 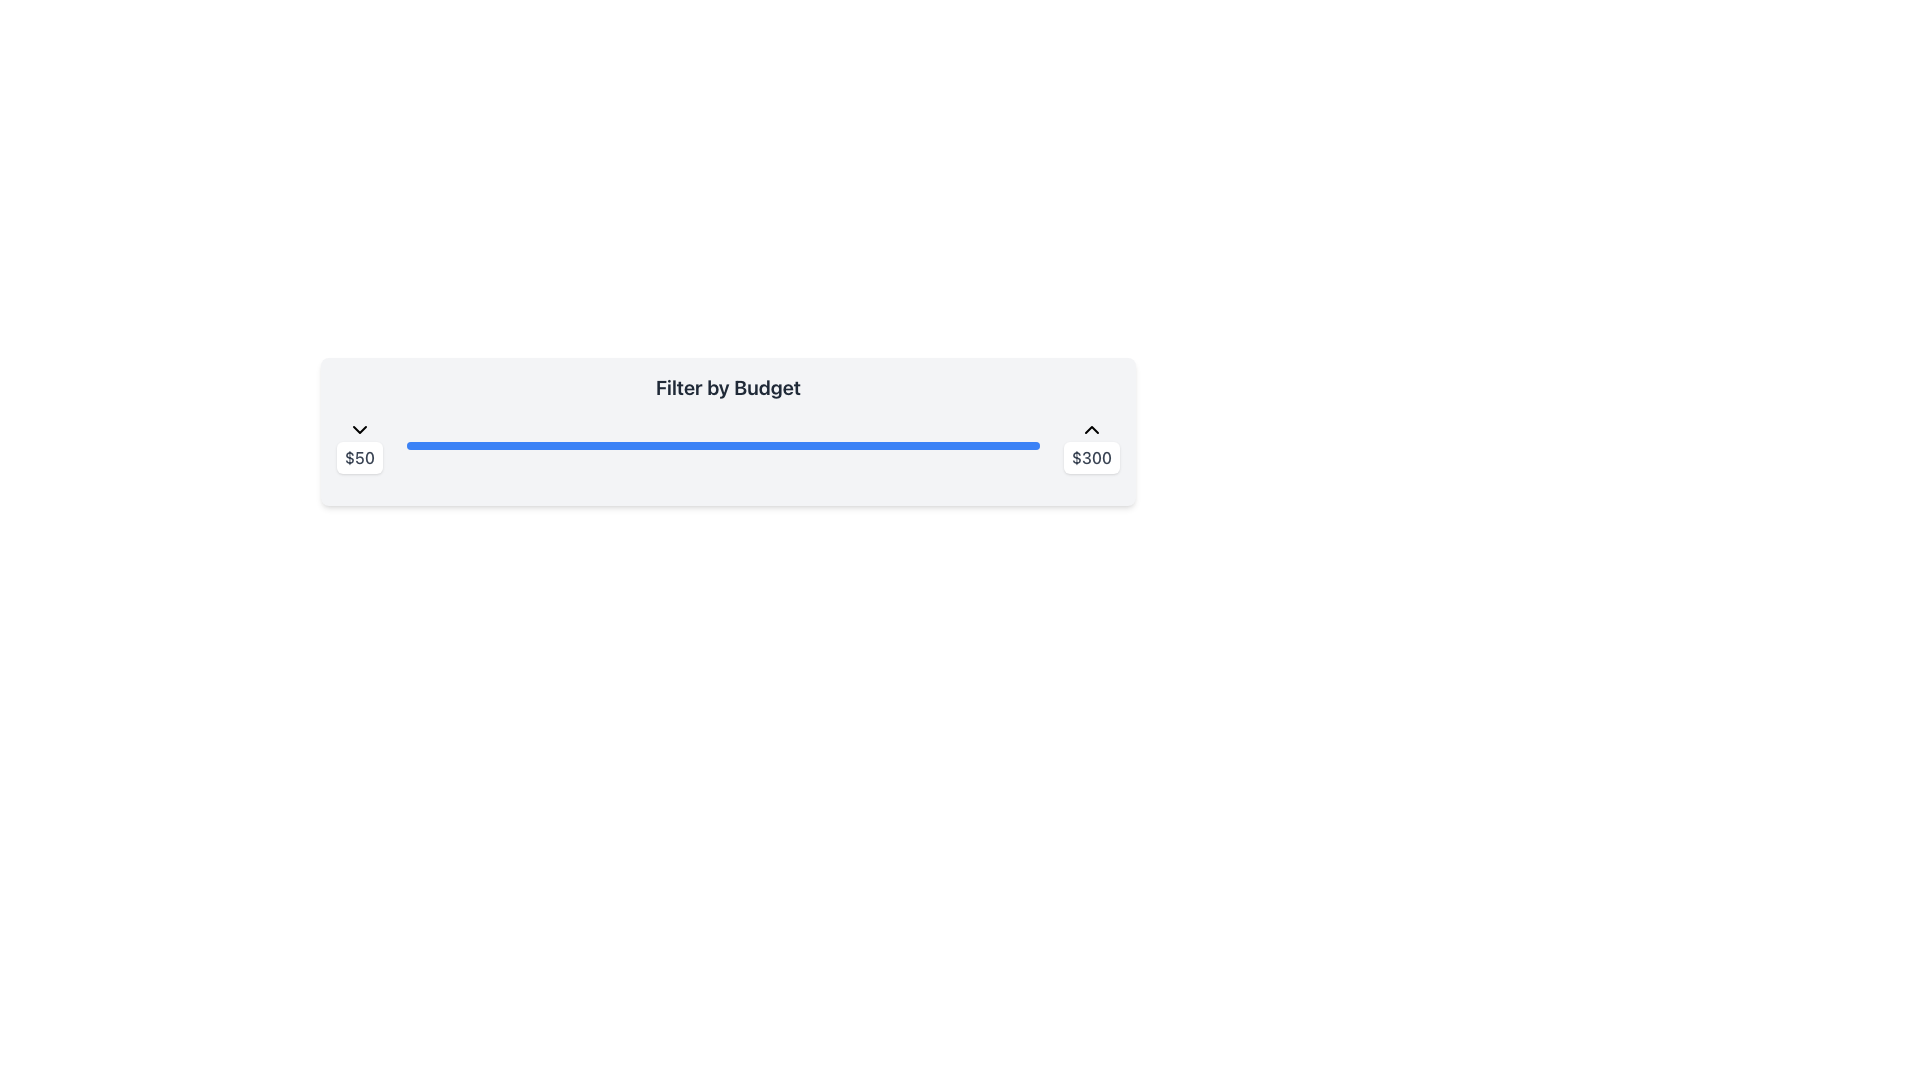 I want to click on the maximum value indicator at the far right of the 'Filter by Budget' bar to adjust the value, so click(x=1090, y=445).